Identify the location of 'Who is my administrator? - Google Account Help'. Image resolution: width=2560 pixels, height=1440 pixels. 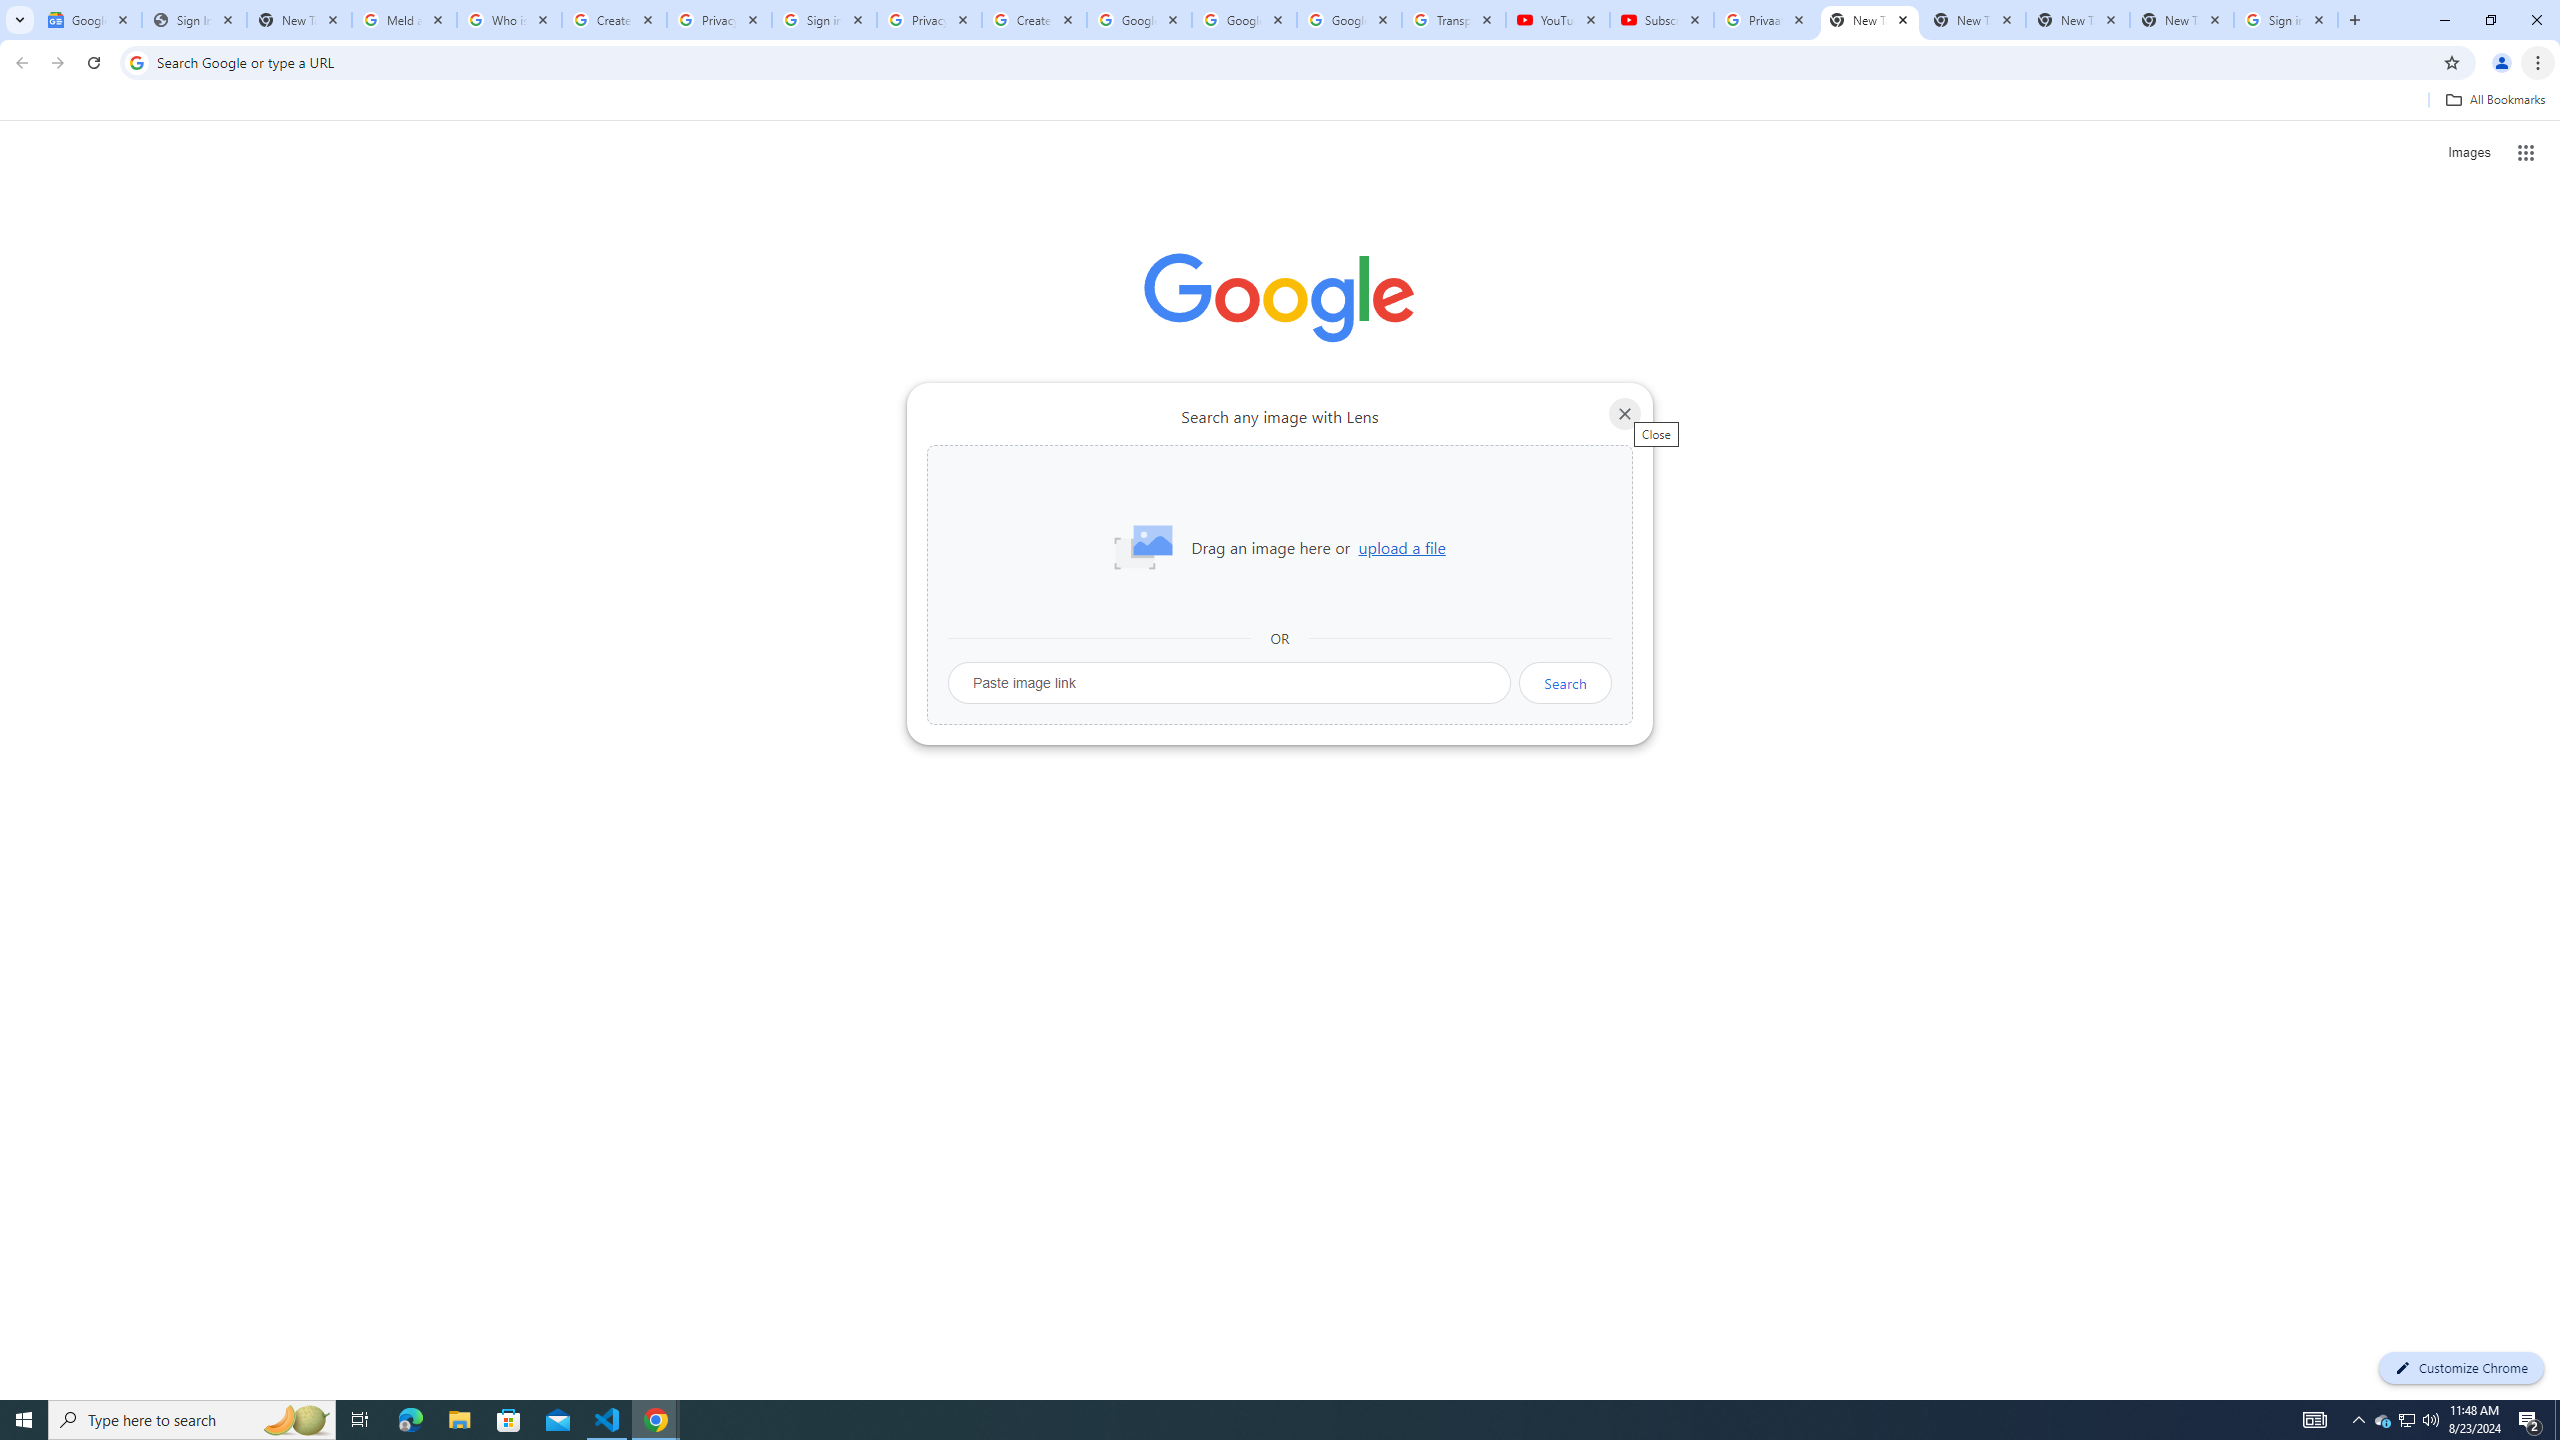
(509, 19).